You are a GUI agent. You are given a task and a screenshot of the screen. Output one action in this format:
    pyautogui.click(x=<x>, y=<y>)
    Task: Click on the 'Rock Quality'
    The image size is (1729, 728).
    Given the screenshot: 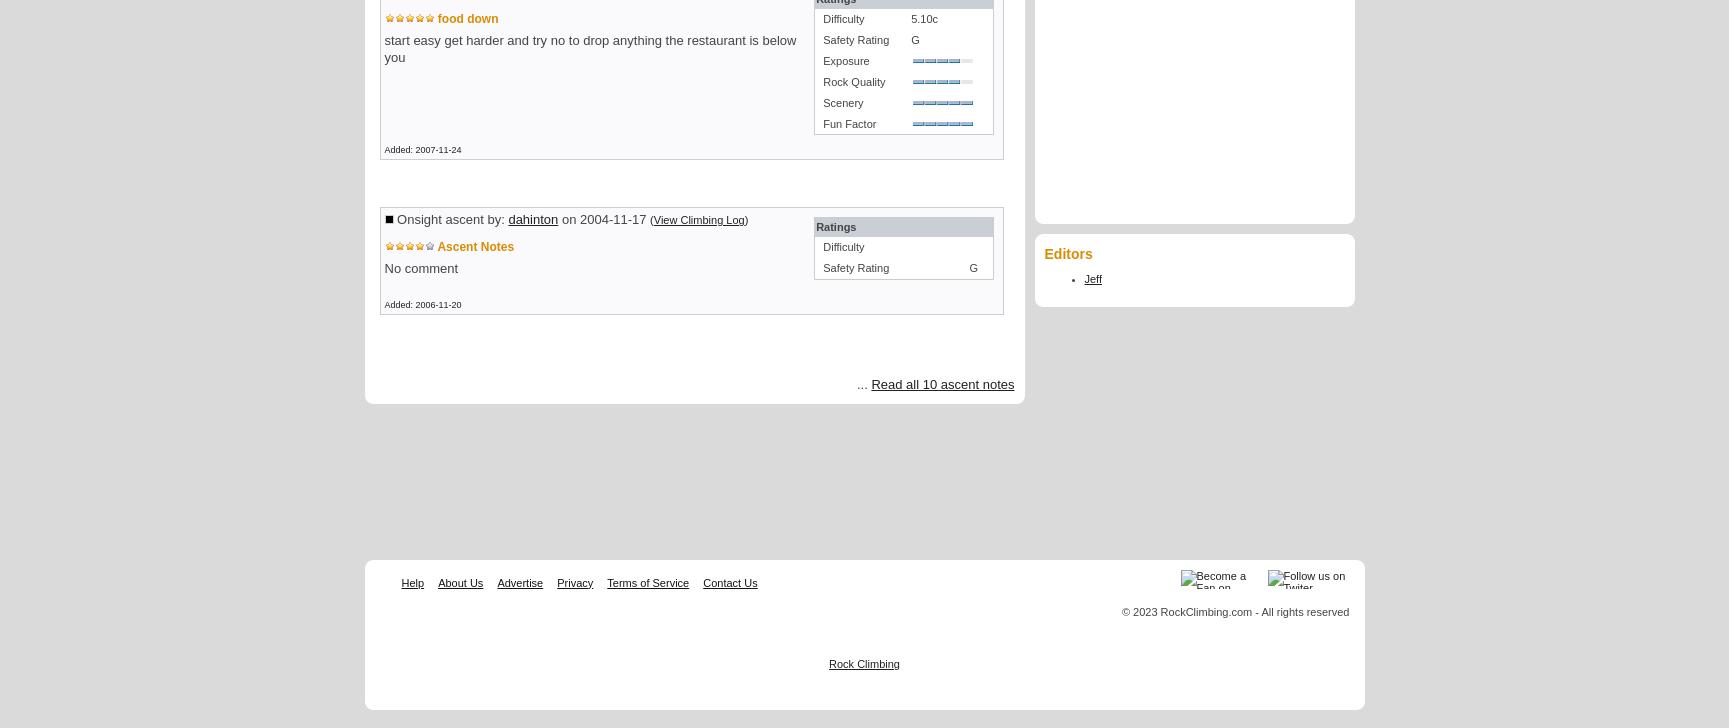 What is the action you would take?
    pyautogui.click(x=851, y=81)
    